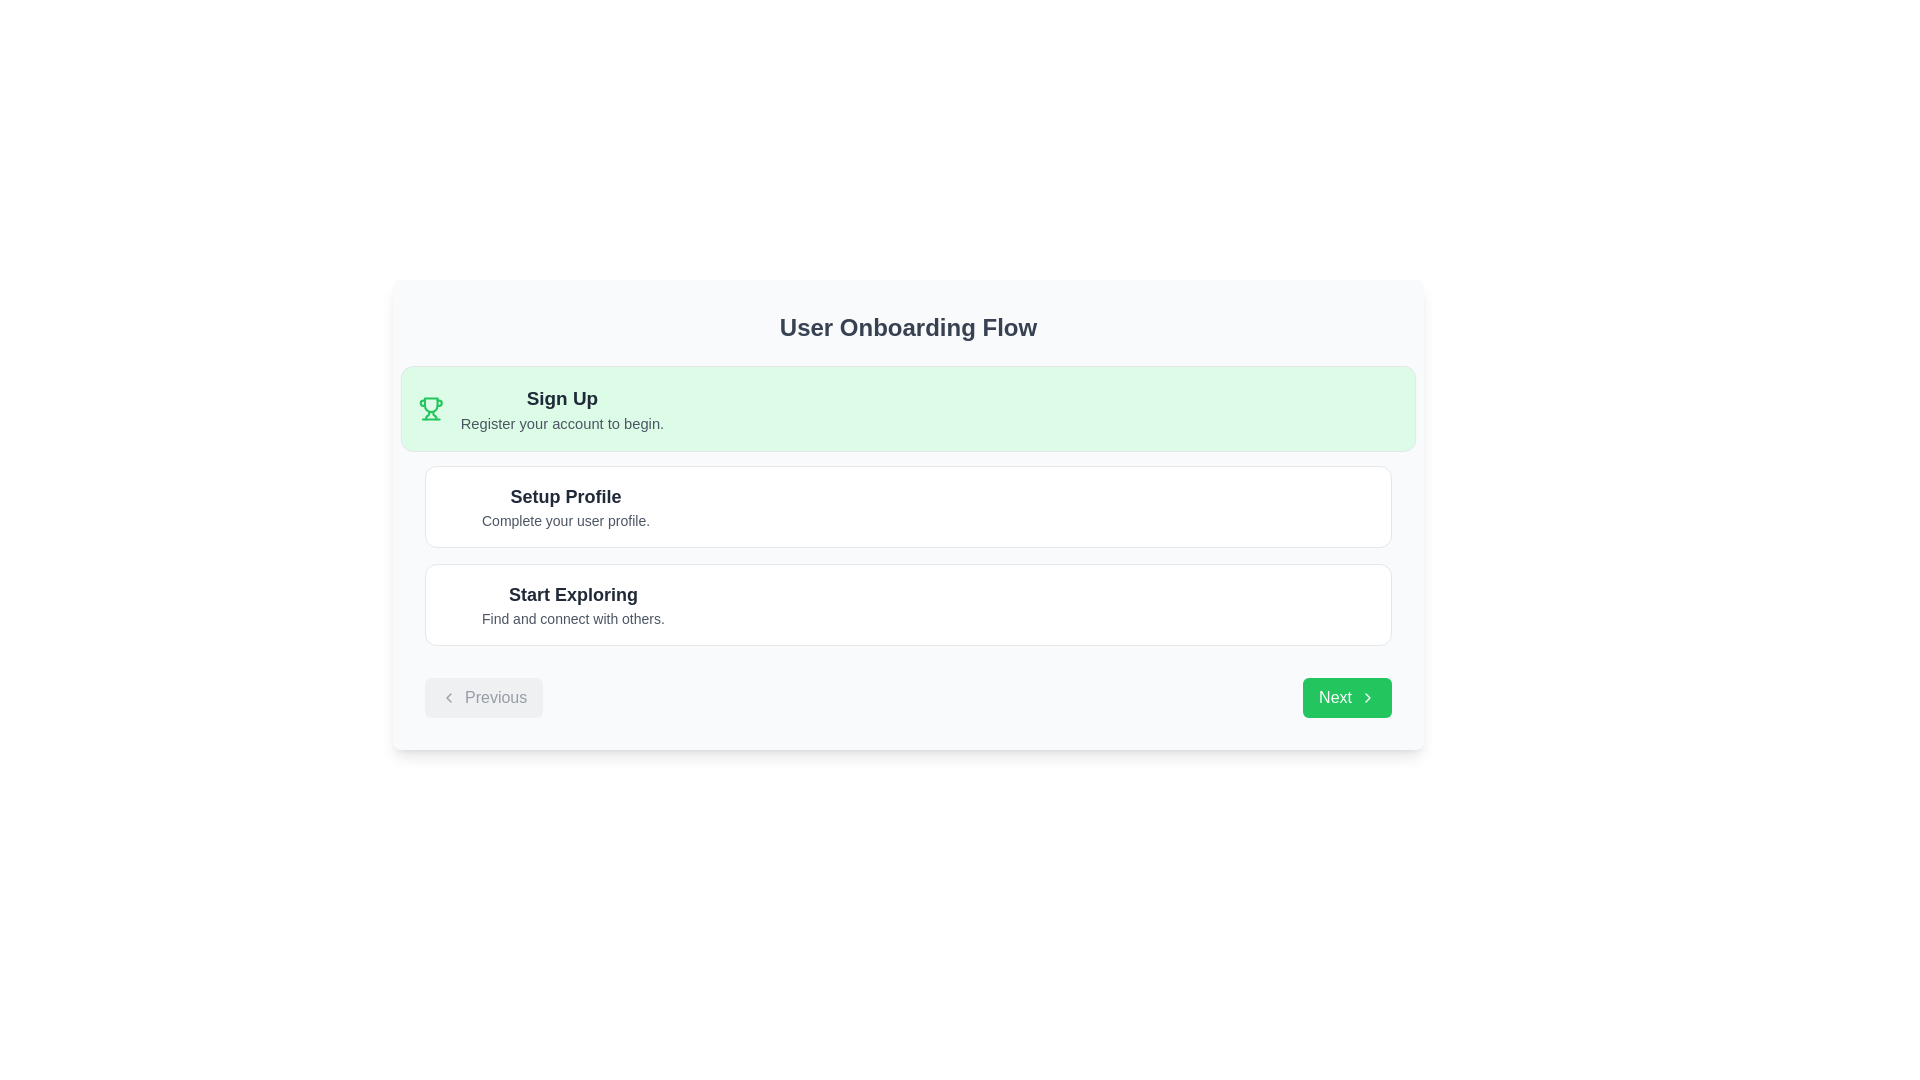  What do you see at coordinates (1367, 697) in the screenshot?
I see `the right-pointing arrow icon with a green background located in the bottom-right corner of the user interface, adjacent to the 'Next' button text` at bounding box center [1367, 697].